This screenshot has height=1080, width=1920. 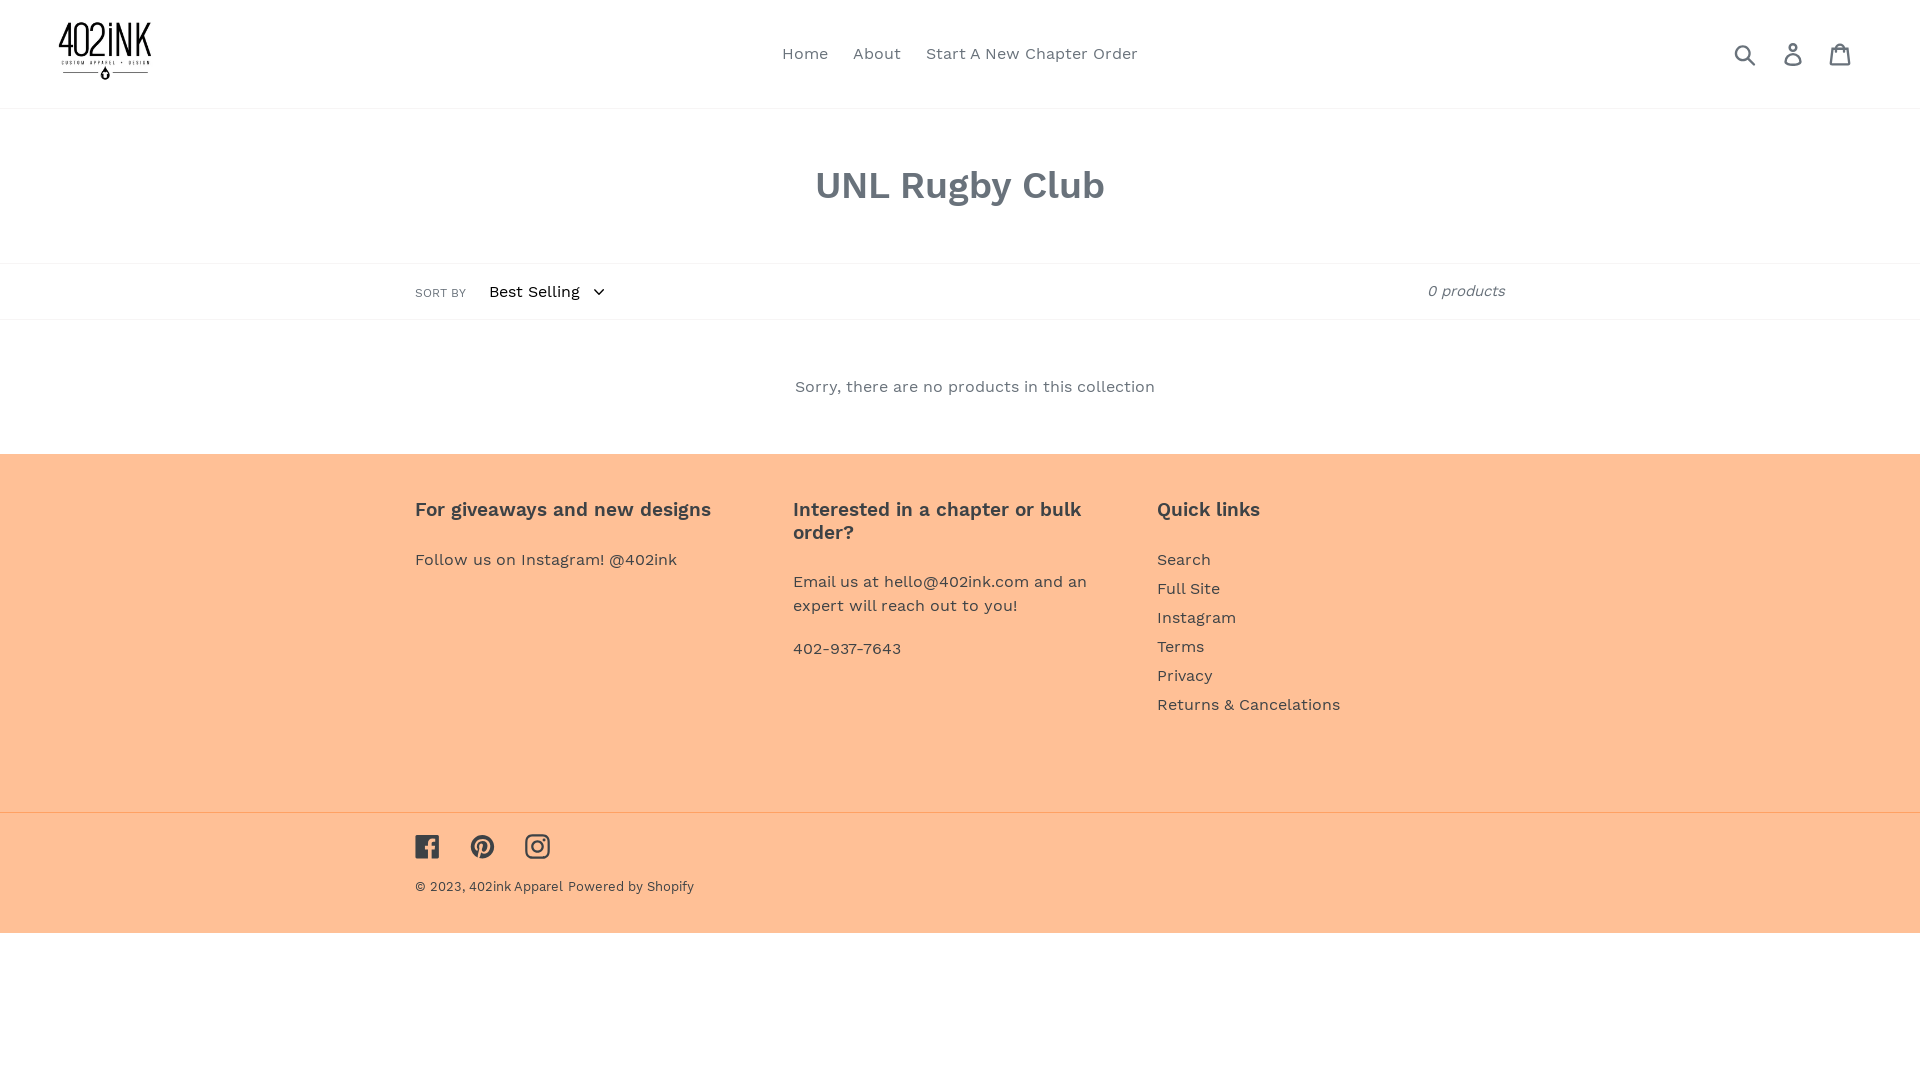 I want to click on 'Powered by Shopify', so click(x=566, y=885).